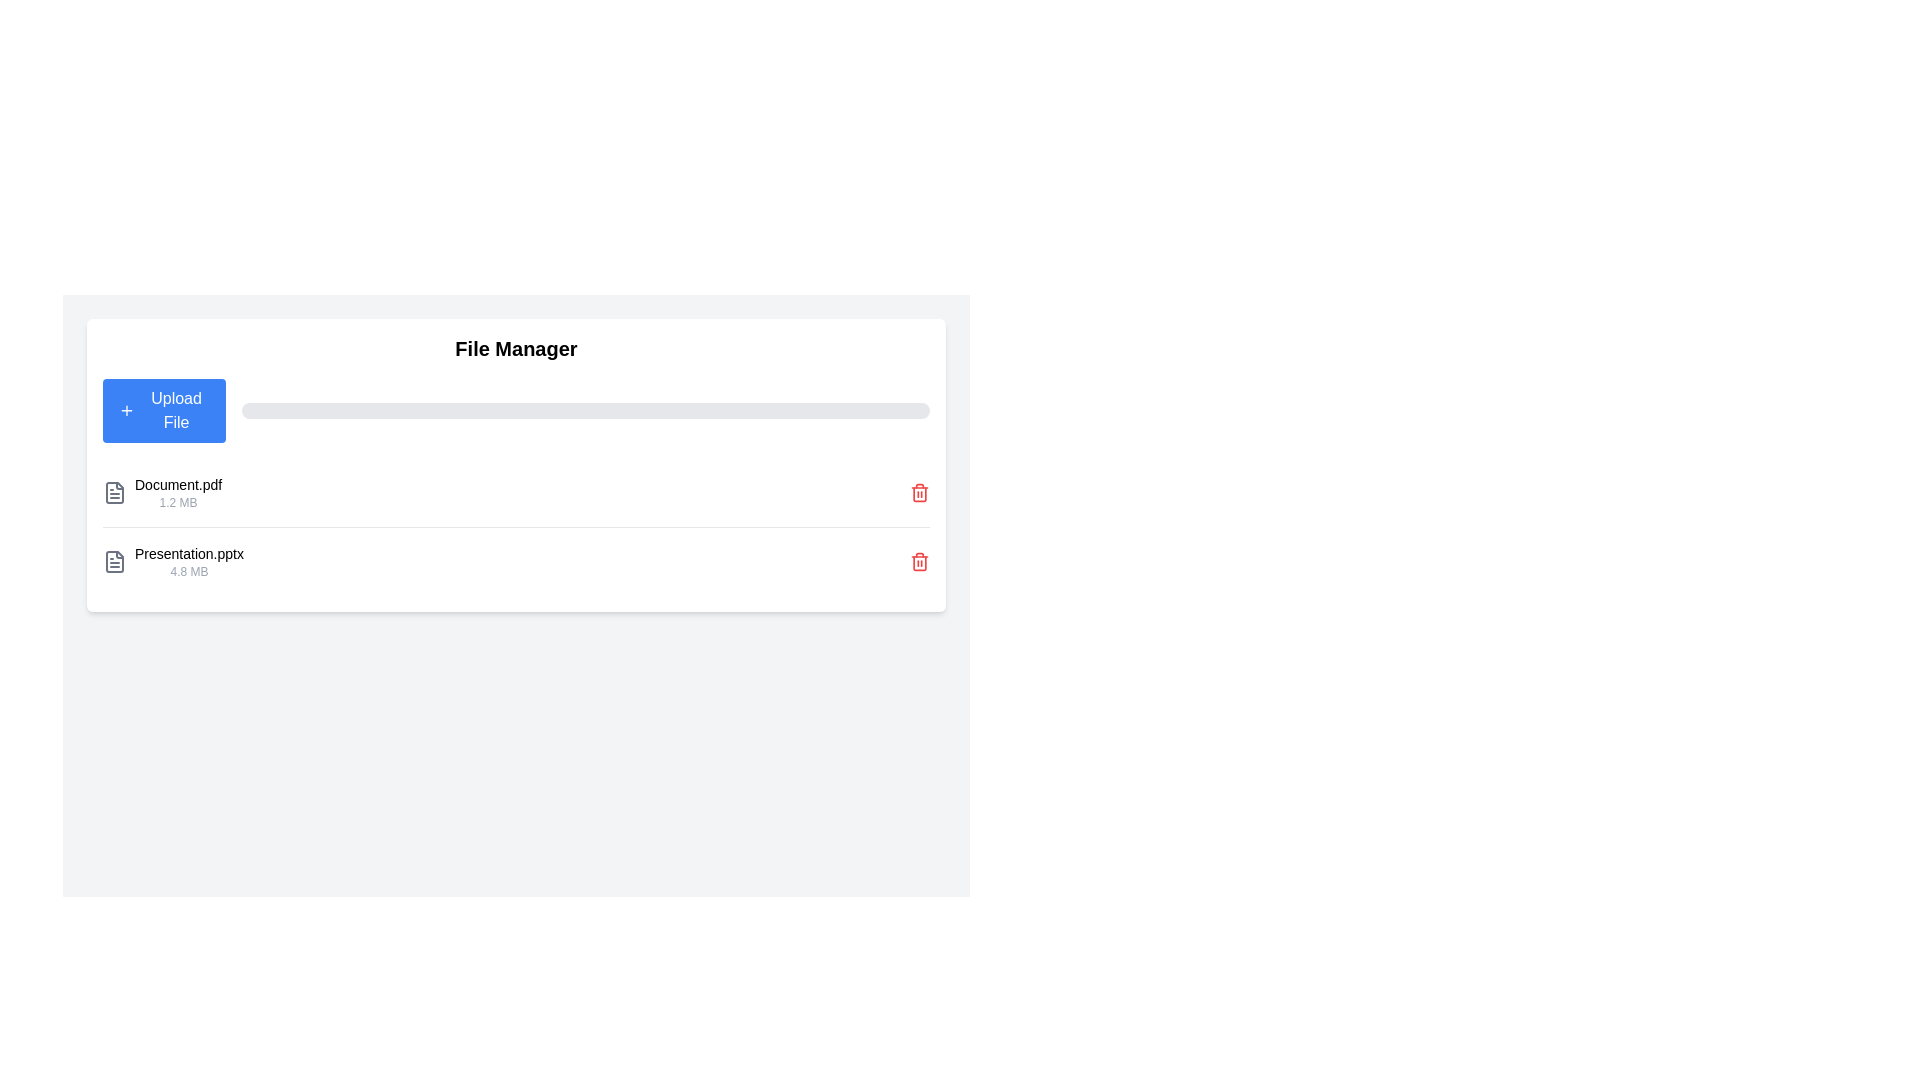  Describe the element at coordinates (162, 493) in the screenshot. I see `the file display component representing the first file entry in the File Manager` at that location.